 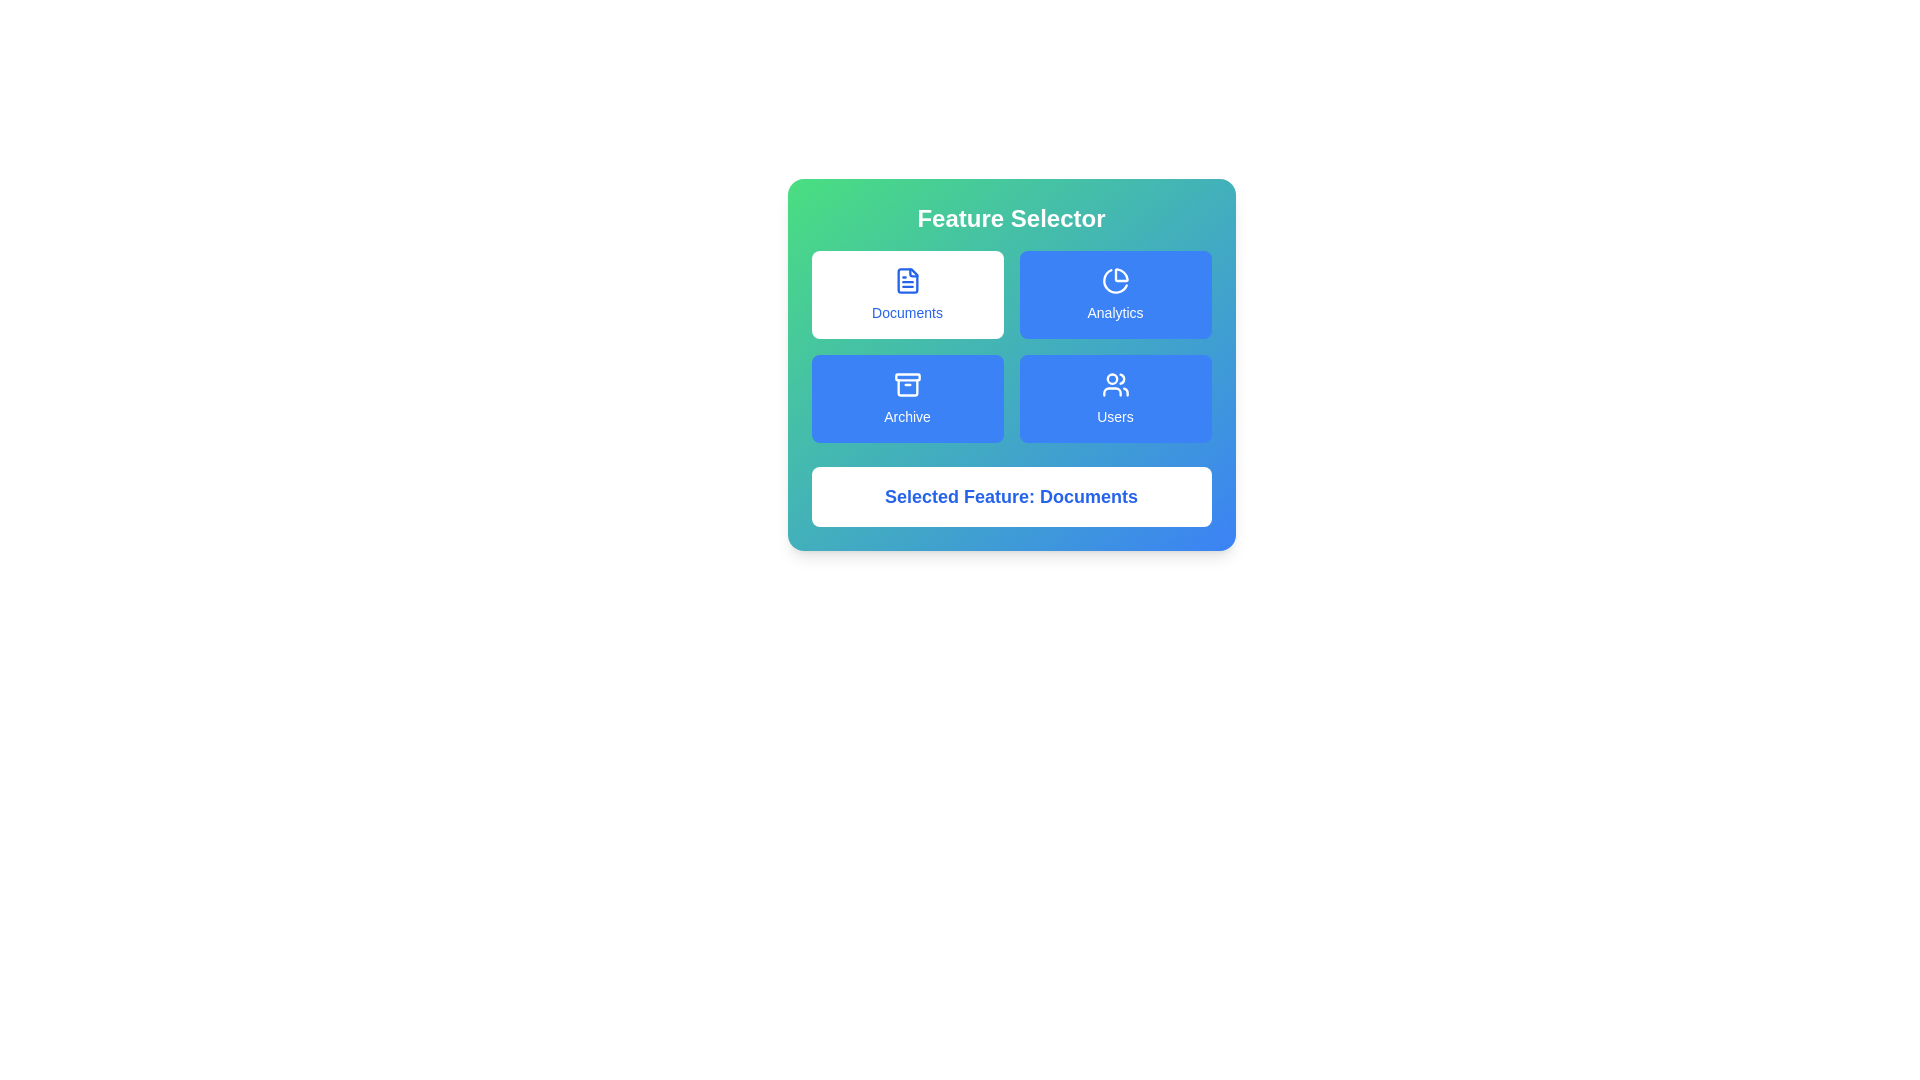 What do you see at coordinates (1114, 398) in the screenshot?
I see `the 'Users' button located in the bottom-right slot of the grid` at bounding box center [1114, 398].